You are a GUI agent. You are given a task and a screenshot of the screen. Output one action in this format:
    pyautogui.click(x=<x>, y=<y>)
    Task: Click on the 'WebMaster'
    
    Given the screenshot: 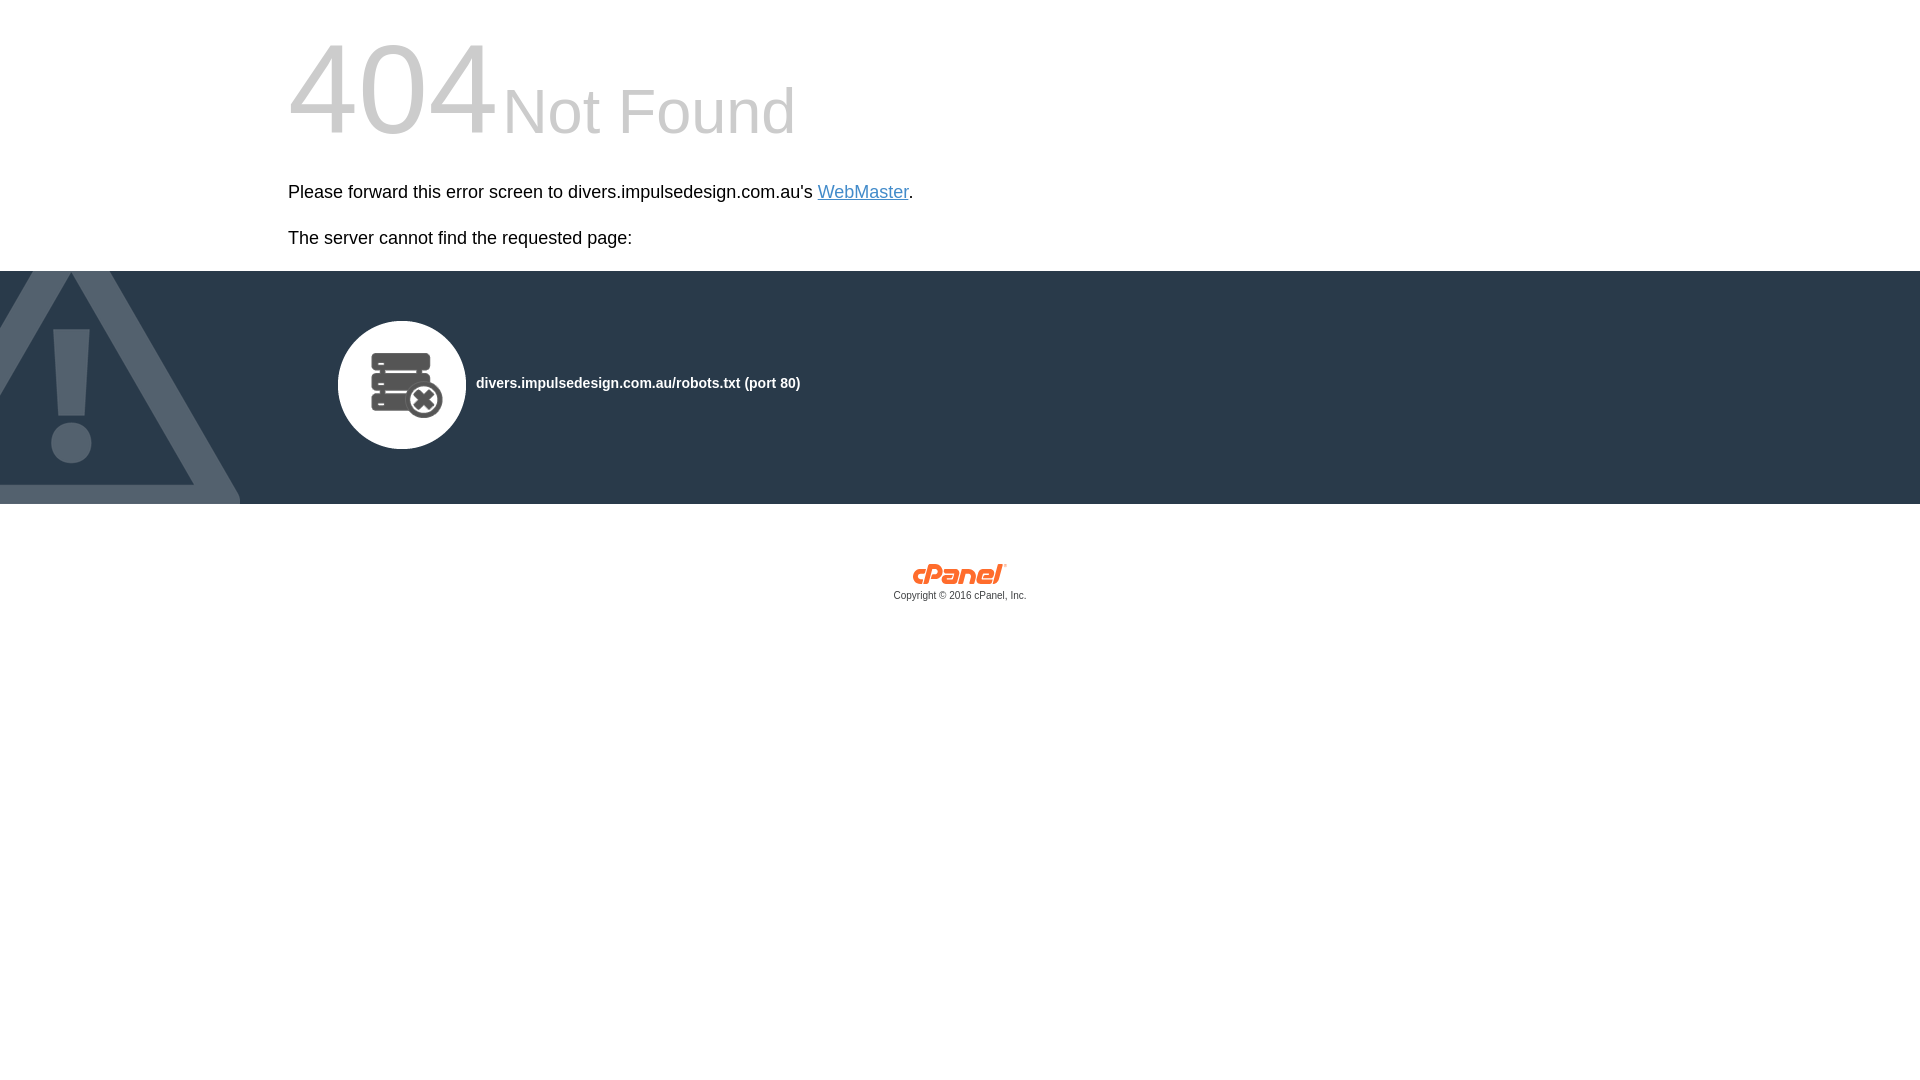 What is the action you would take?
    pyautogui.click(x=863, y=192)
    